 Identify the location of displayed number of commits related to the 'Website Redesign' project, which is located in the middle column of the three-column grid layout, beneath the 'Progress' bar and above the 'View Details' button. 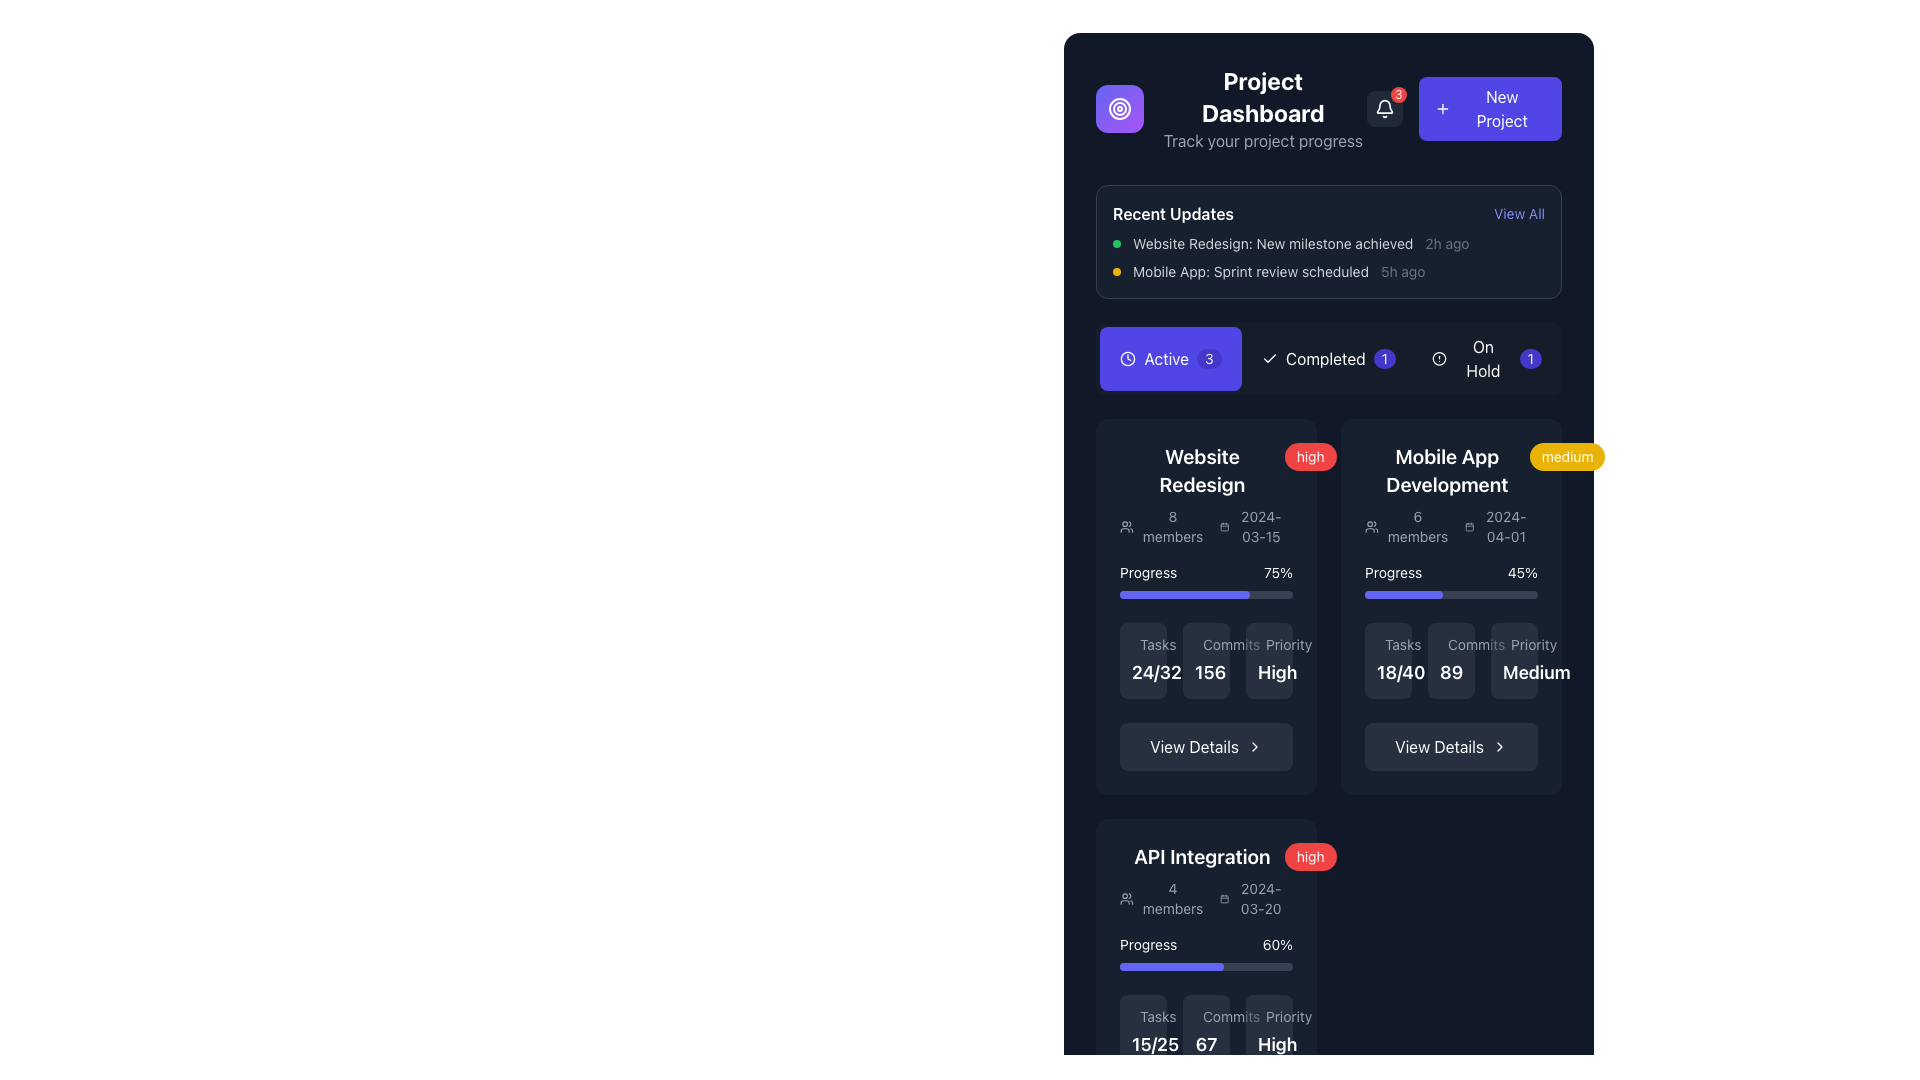
(1205, 660).